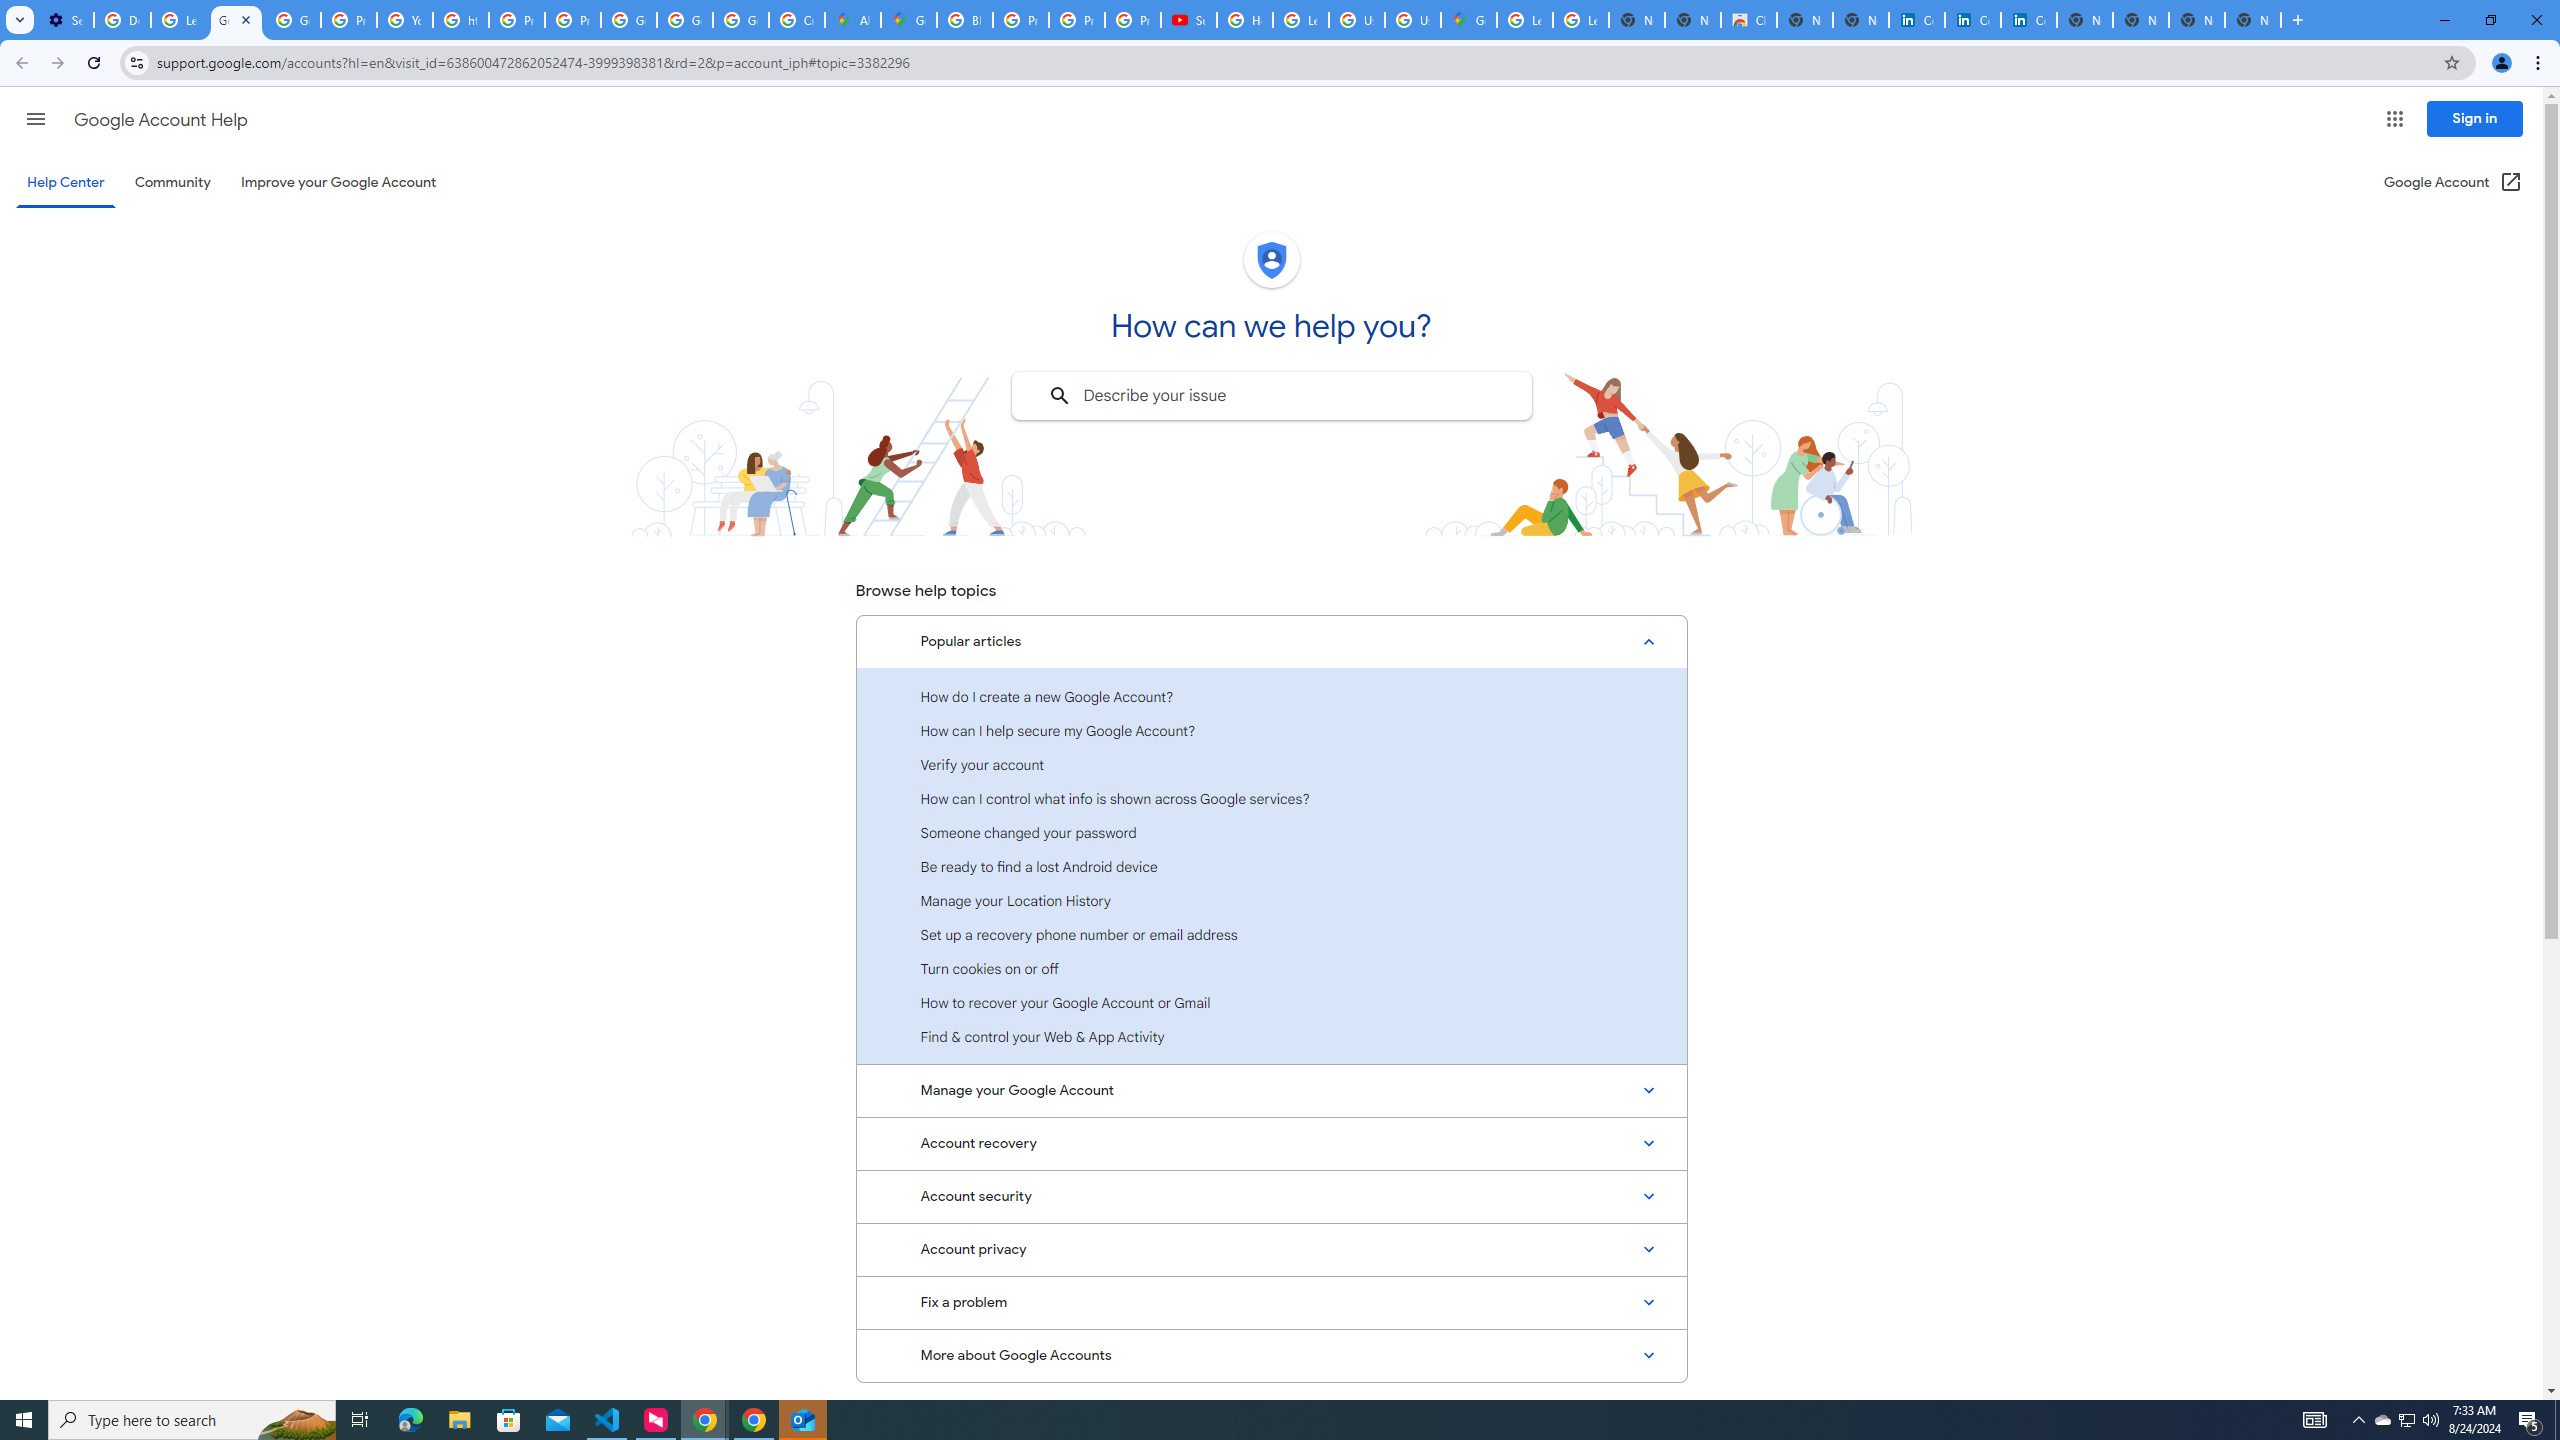 The image size is (2560, 1440). I want to click on 'Main menu', so click(34, 118).